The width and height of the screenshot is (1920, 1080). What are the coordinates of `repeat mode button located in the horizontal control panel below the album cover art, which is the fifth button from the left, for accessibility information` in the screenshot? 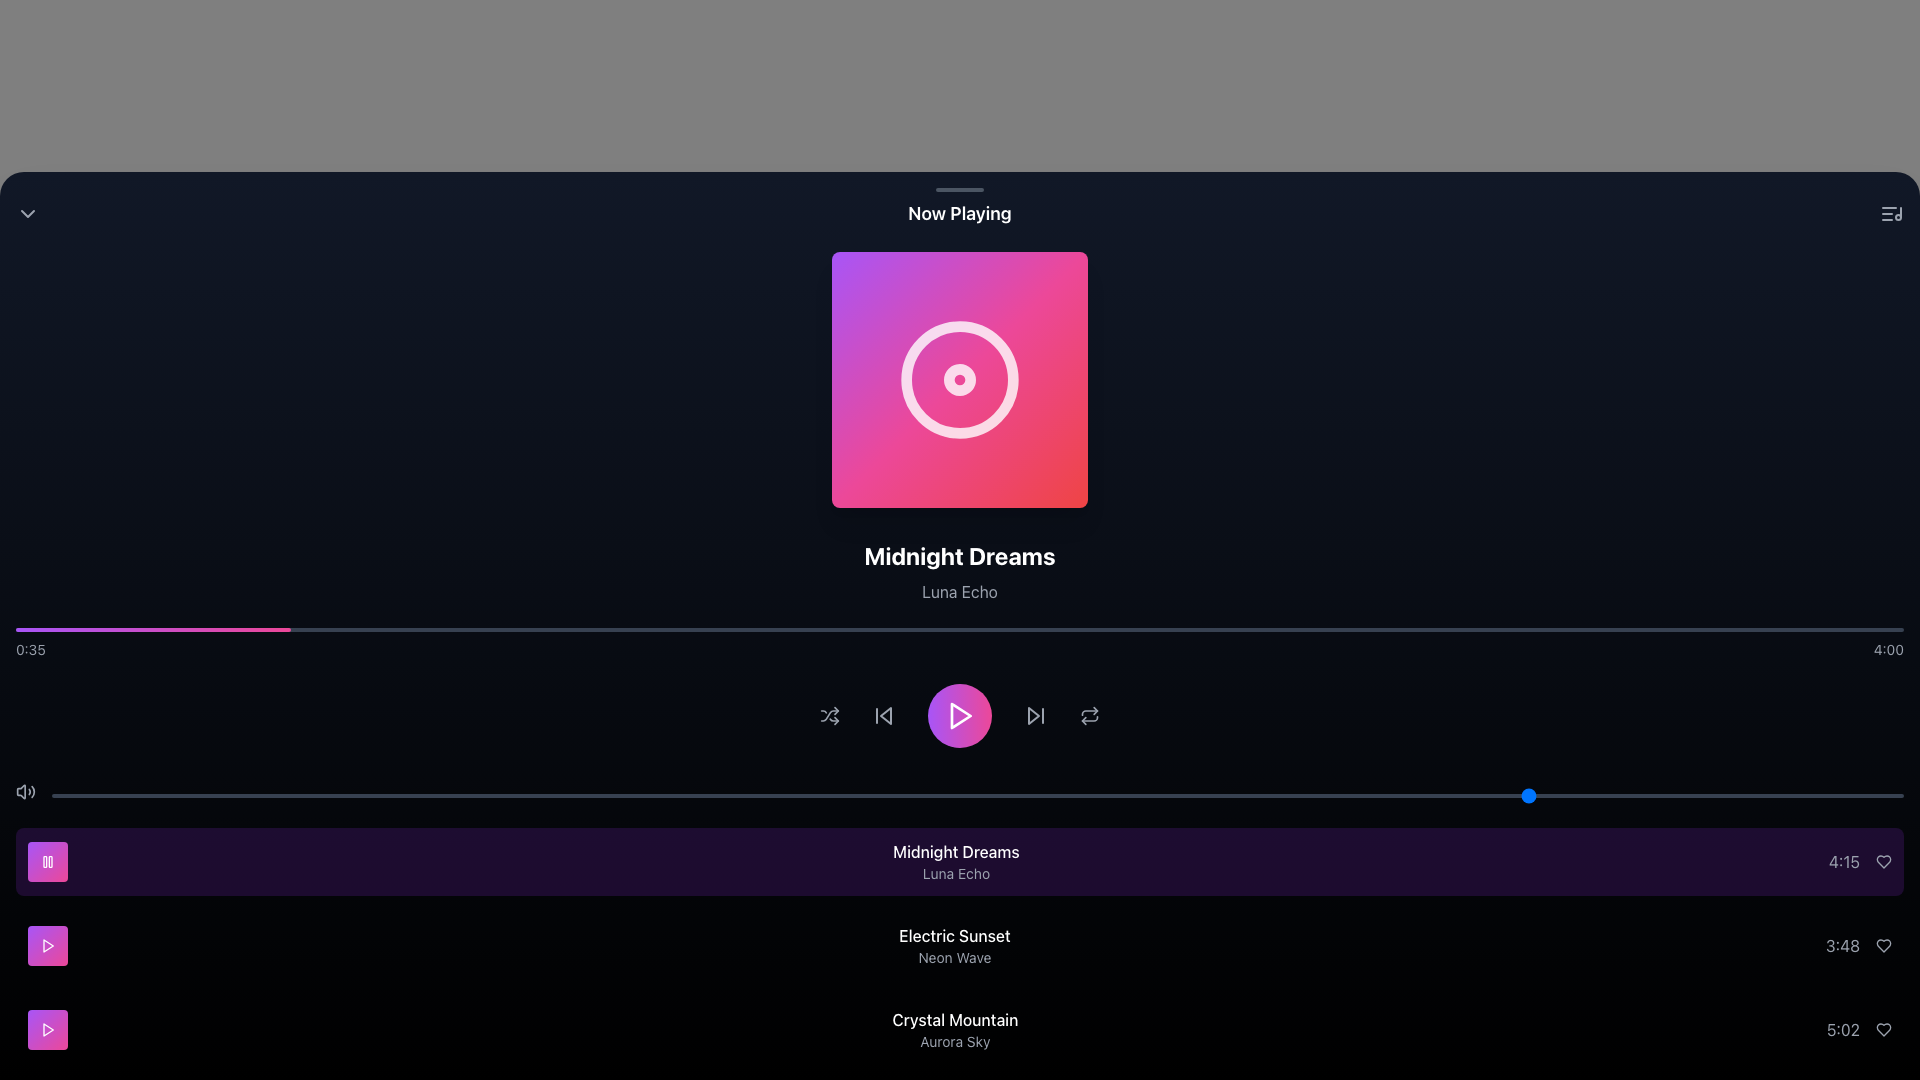 It's located at (1088, 715).